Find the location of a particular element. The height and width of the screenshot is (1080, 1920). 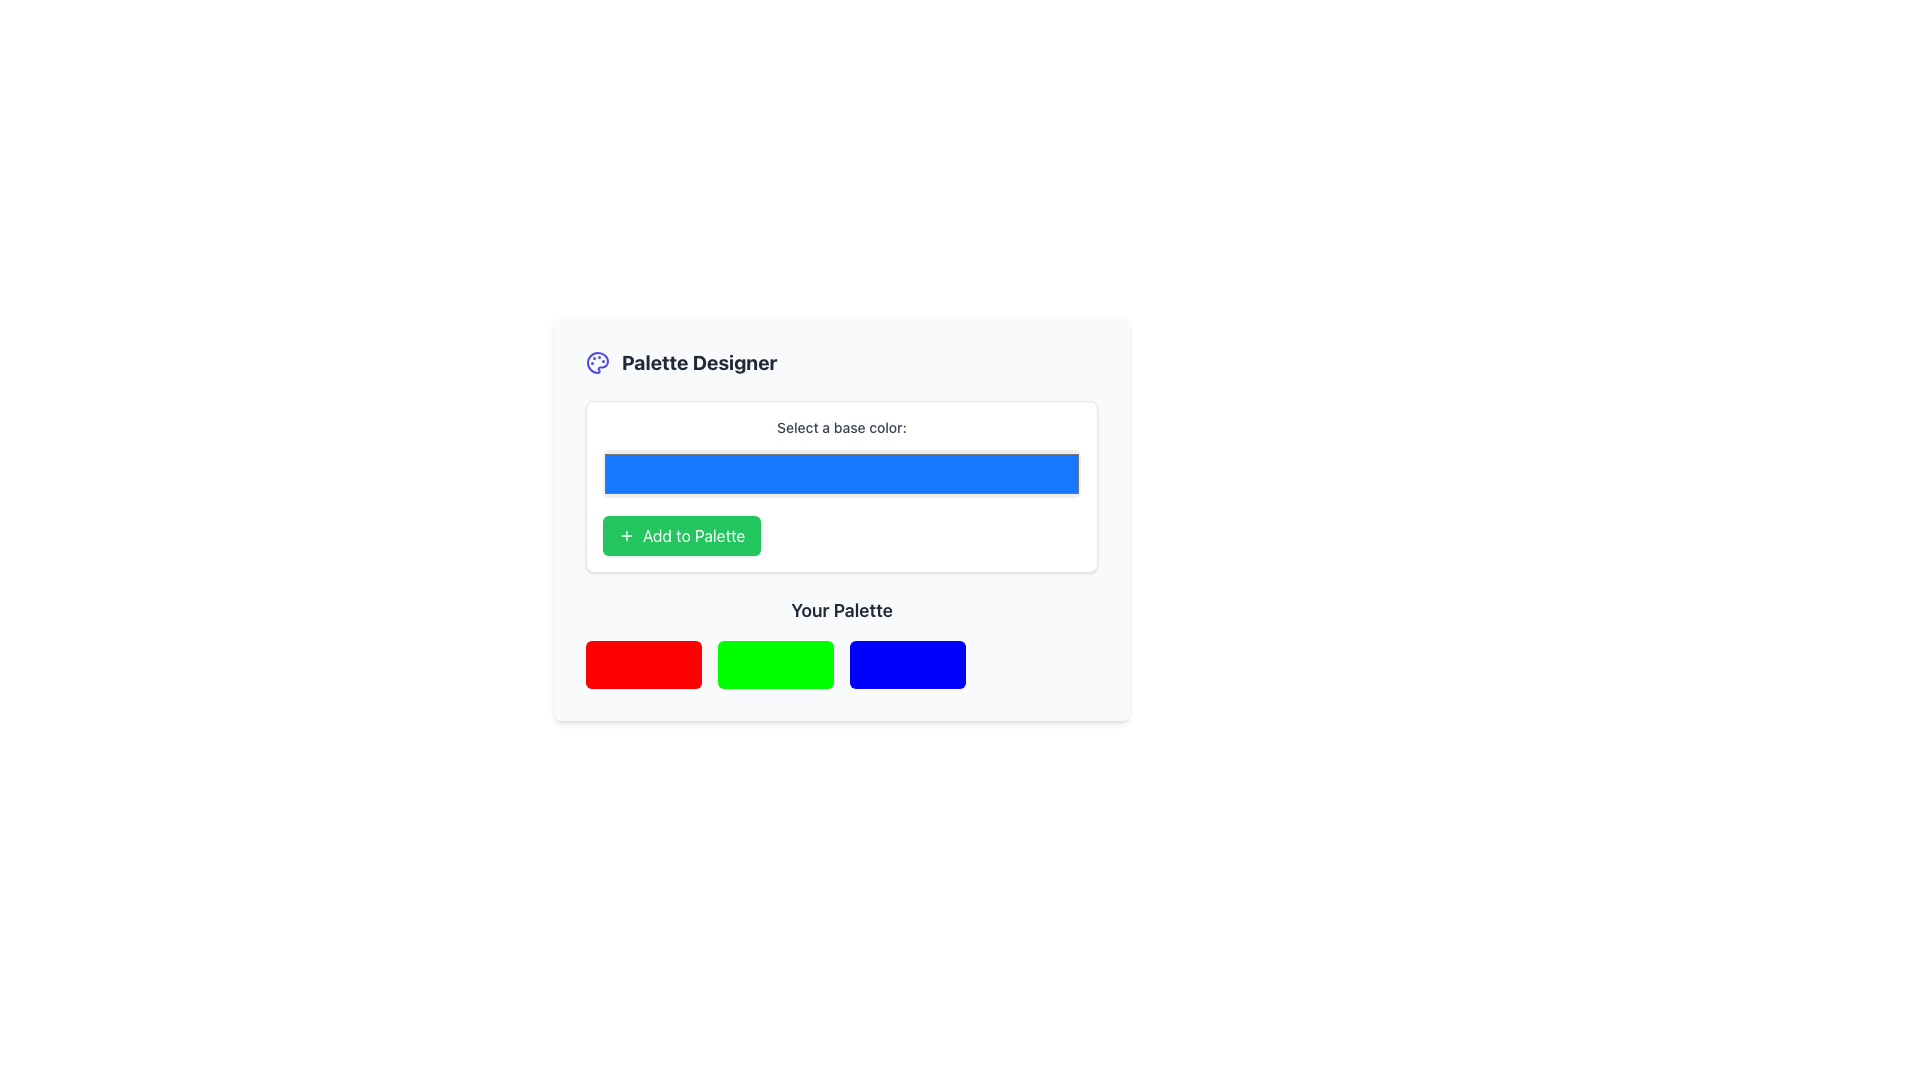

the text label displaying 'Your Palette', which is styled with a large bold font in dark gray, located below the 'Add to Palette' button and above a row of color blocks is located at coordinates (841, 609).